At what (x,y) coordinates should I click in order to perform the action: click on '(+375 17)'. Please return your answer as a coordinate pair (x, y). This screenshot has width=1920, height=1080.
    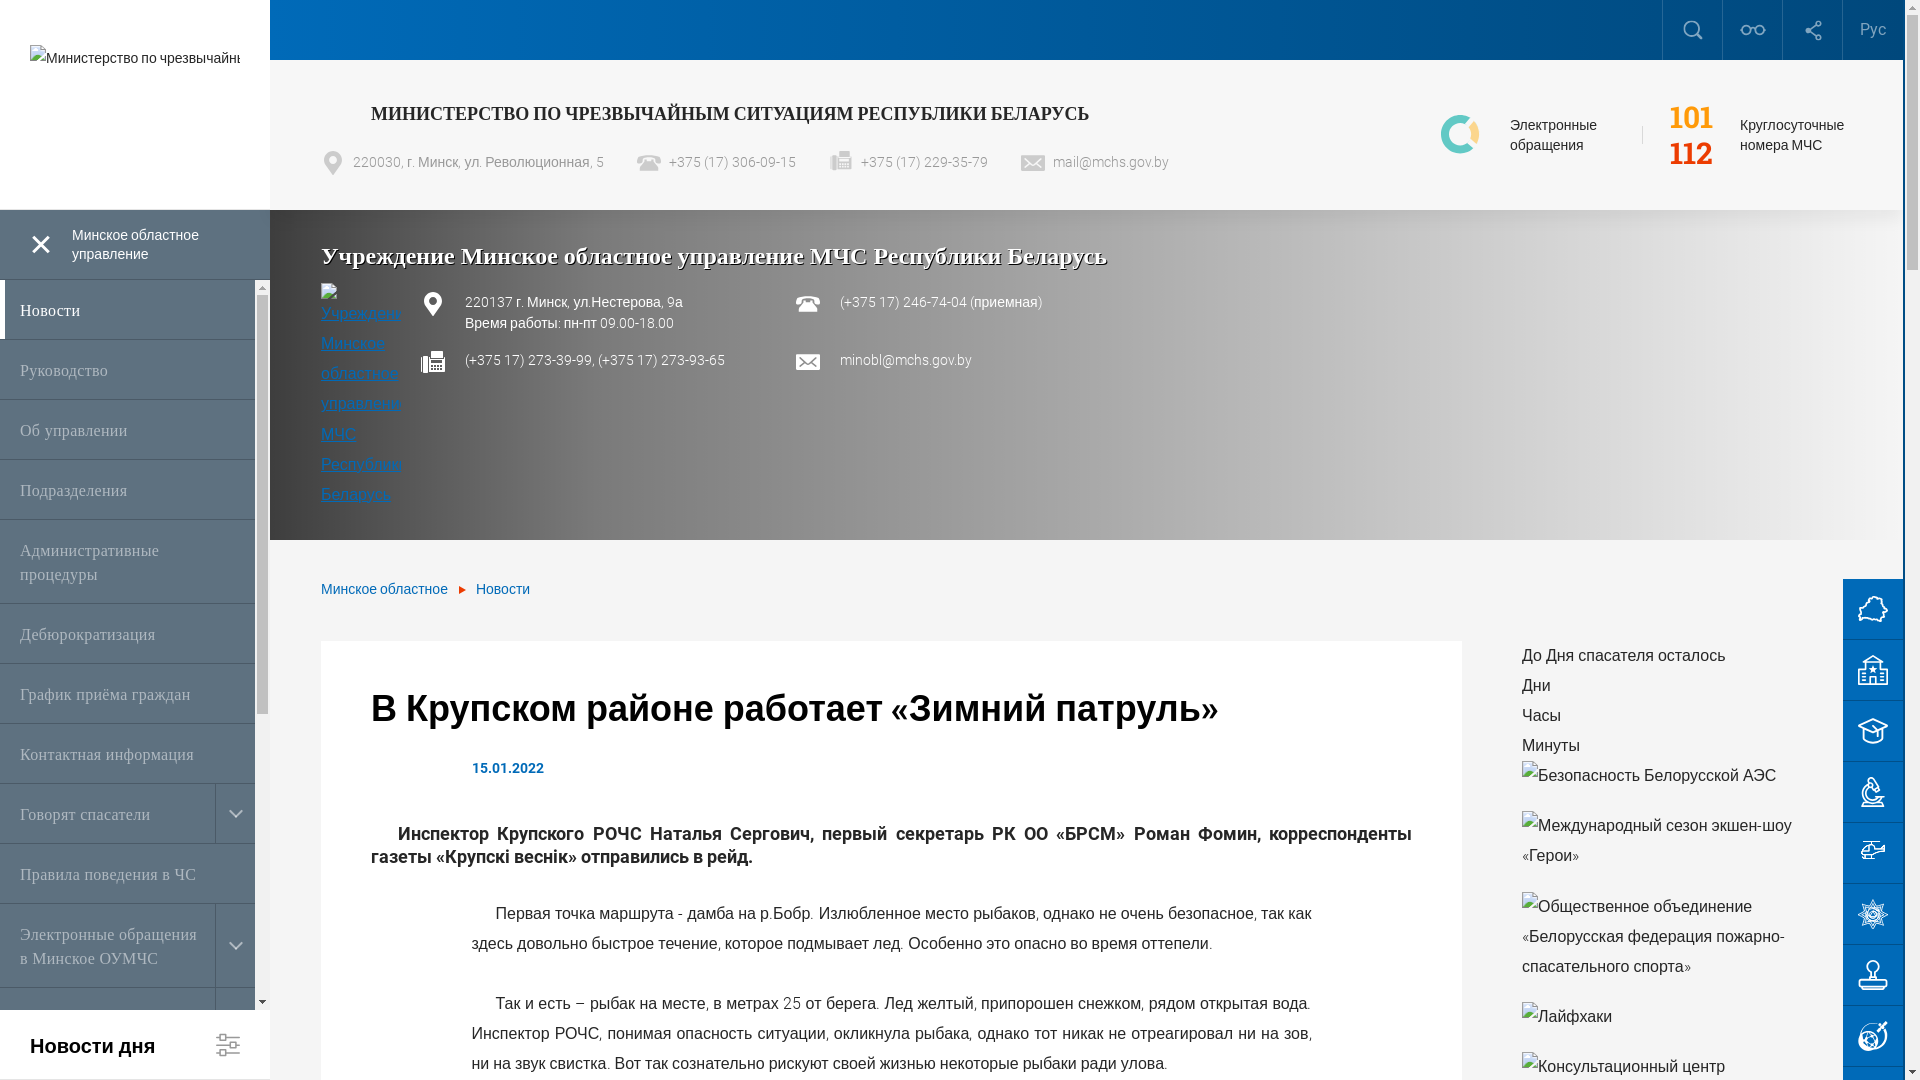
    Looking at the image, I should click on (840, 301).